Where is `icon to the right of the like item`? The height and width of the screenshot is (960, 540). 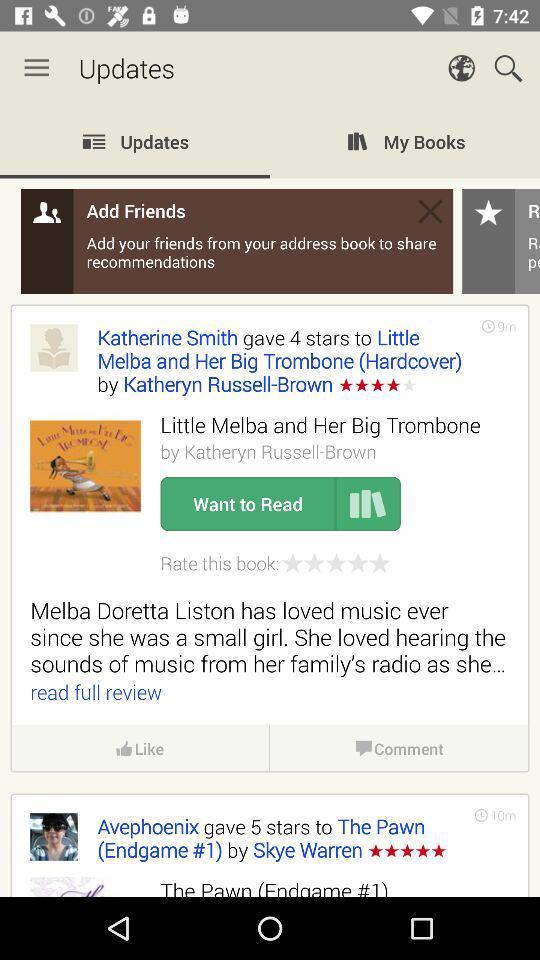
icon to the right of the like item is located at coordinates (399, 747).